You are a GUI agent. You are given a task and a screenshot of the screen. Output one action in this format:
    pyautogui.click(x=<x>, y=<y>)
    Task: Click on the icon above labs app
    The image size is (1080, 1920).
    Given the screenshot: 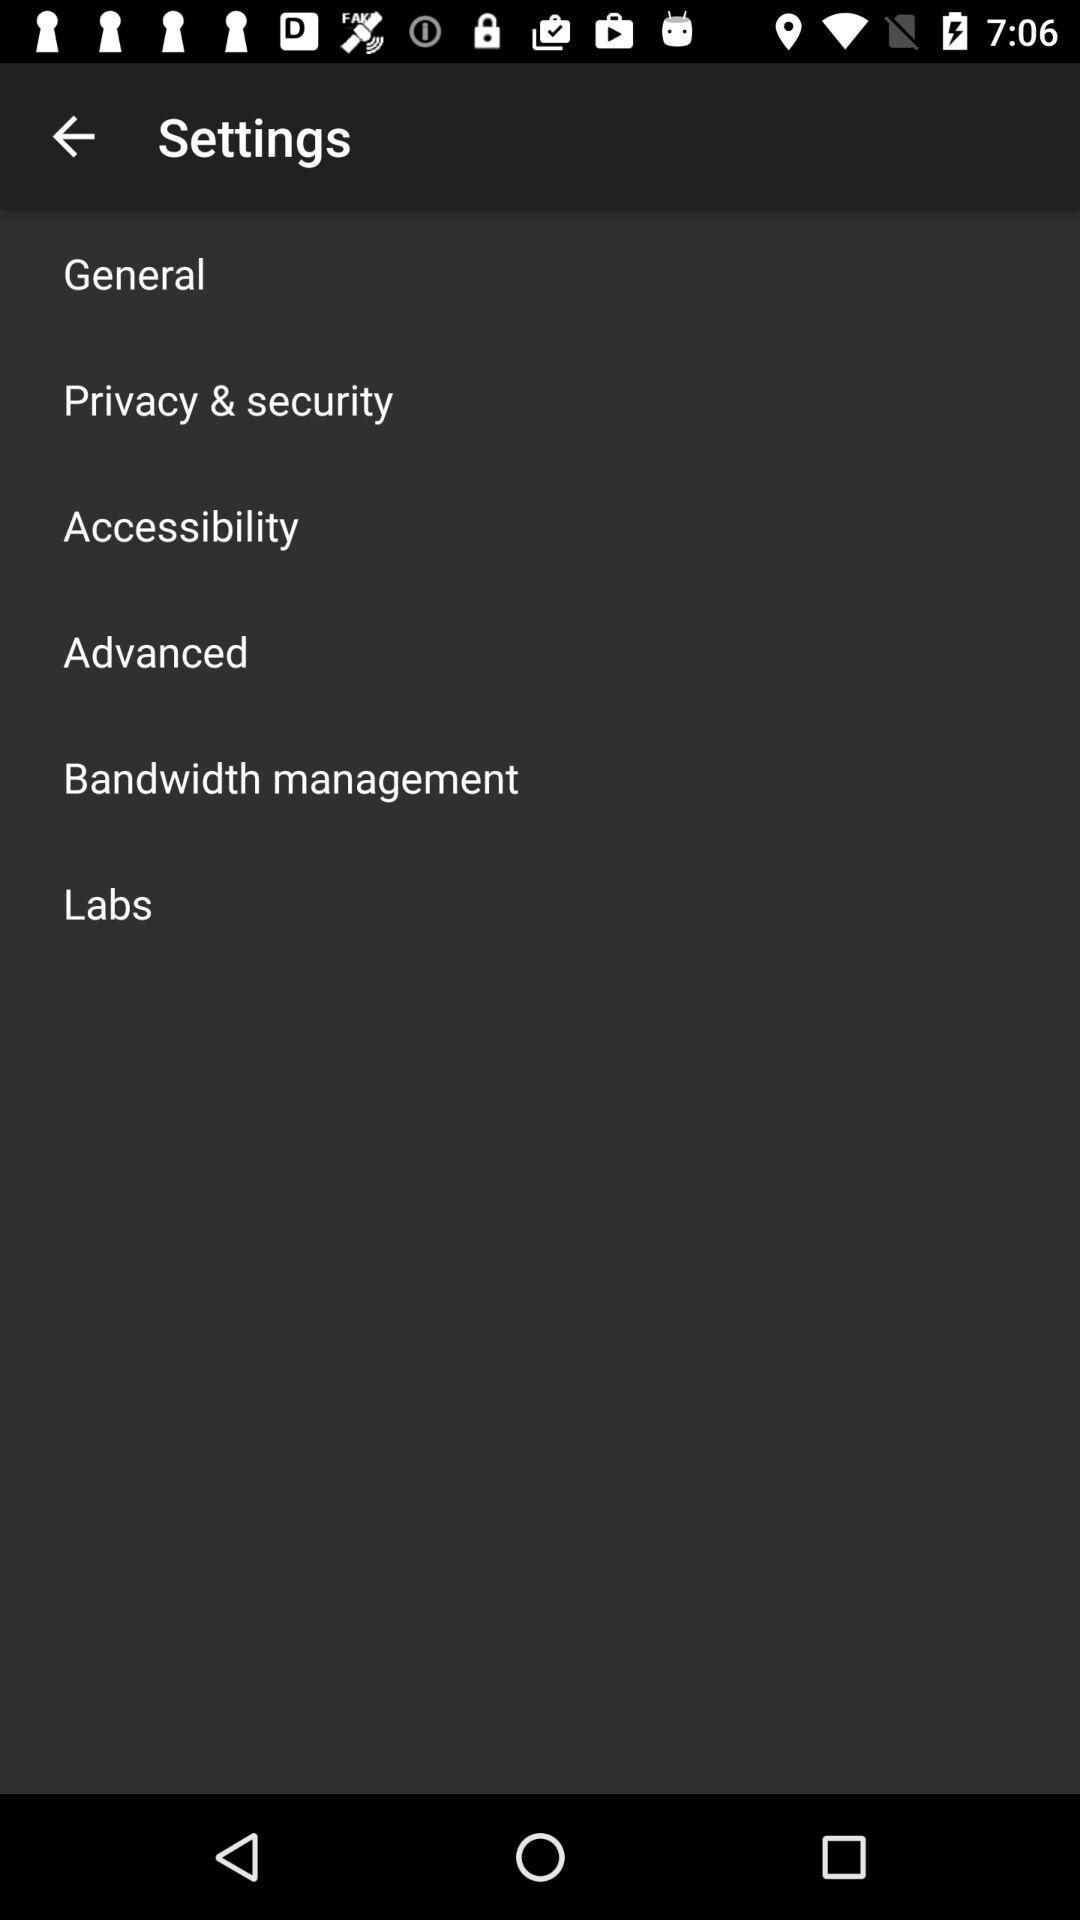 What is the action you would take?
    pyautogui.click(x=290, y=776)
    